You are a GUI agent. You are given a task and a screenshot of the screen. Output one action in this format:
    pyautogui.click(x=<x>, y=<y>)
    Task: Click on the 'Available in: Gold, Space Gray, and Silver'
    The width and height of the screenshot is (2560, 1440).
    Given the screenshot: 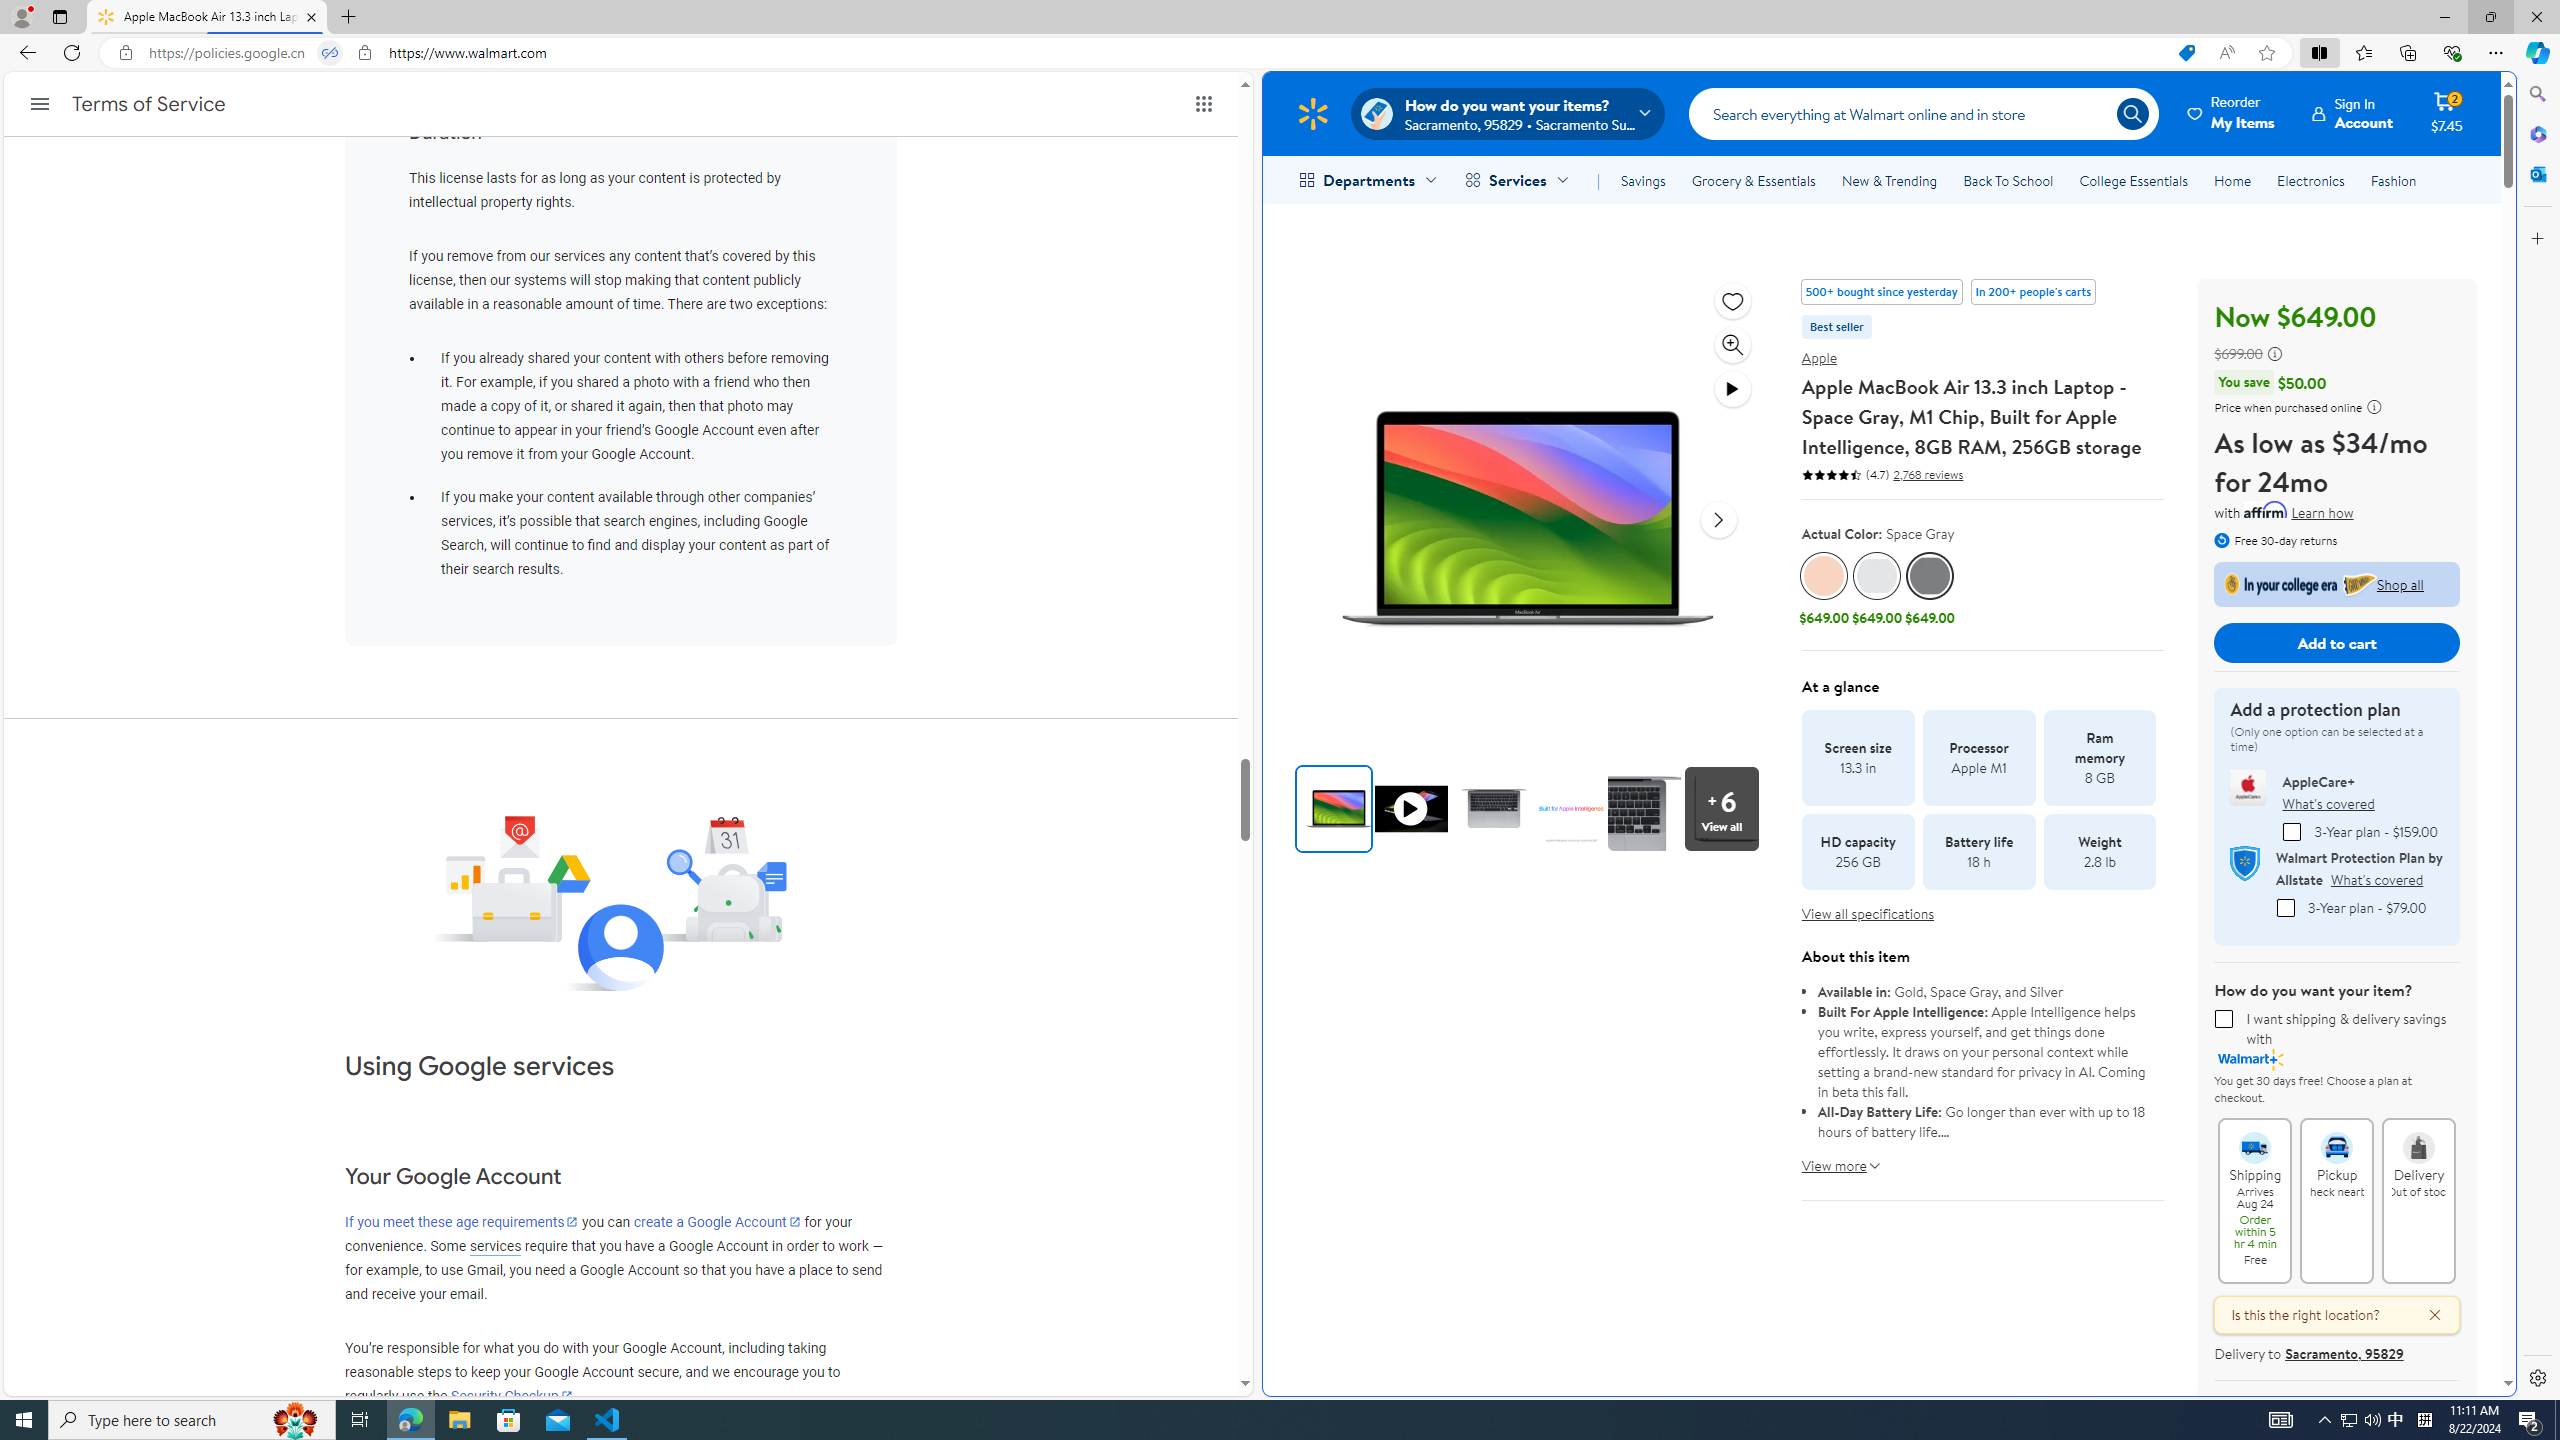 What is the action you would take?
    pyautogui.click(x=1981, y=991)
    